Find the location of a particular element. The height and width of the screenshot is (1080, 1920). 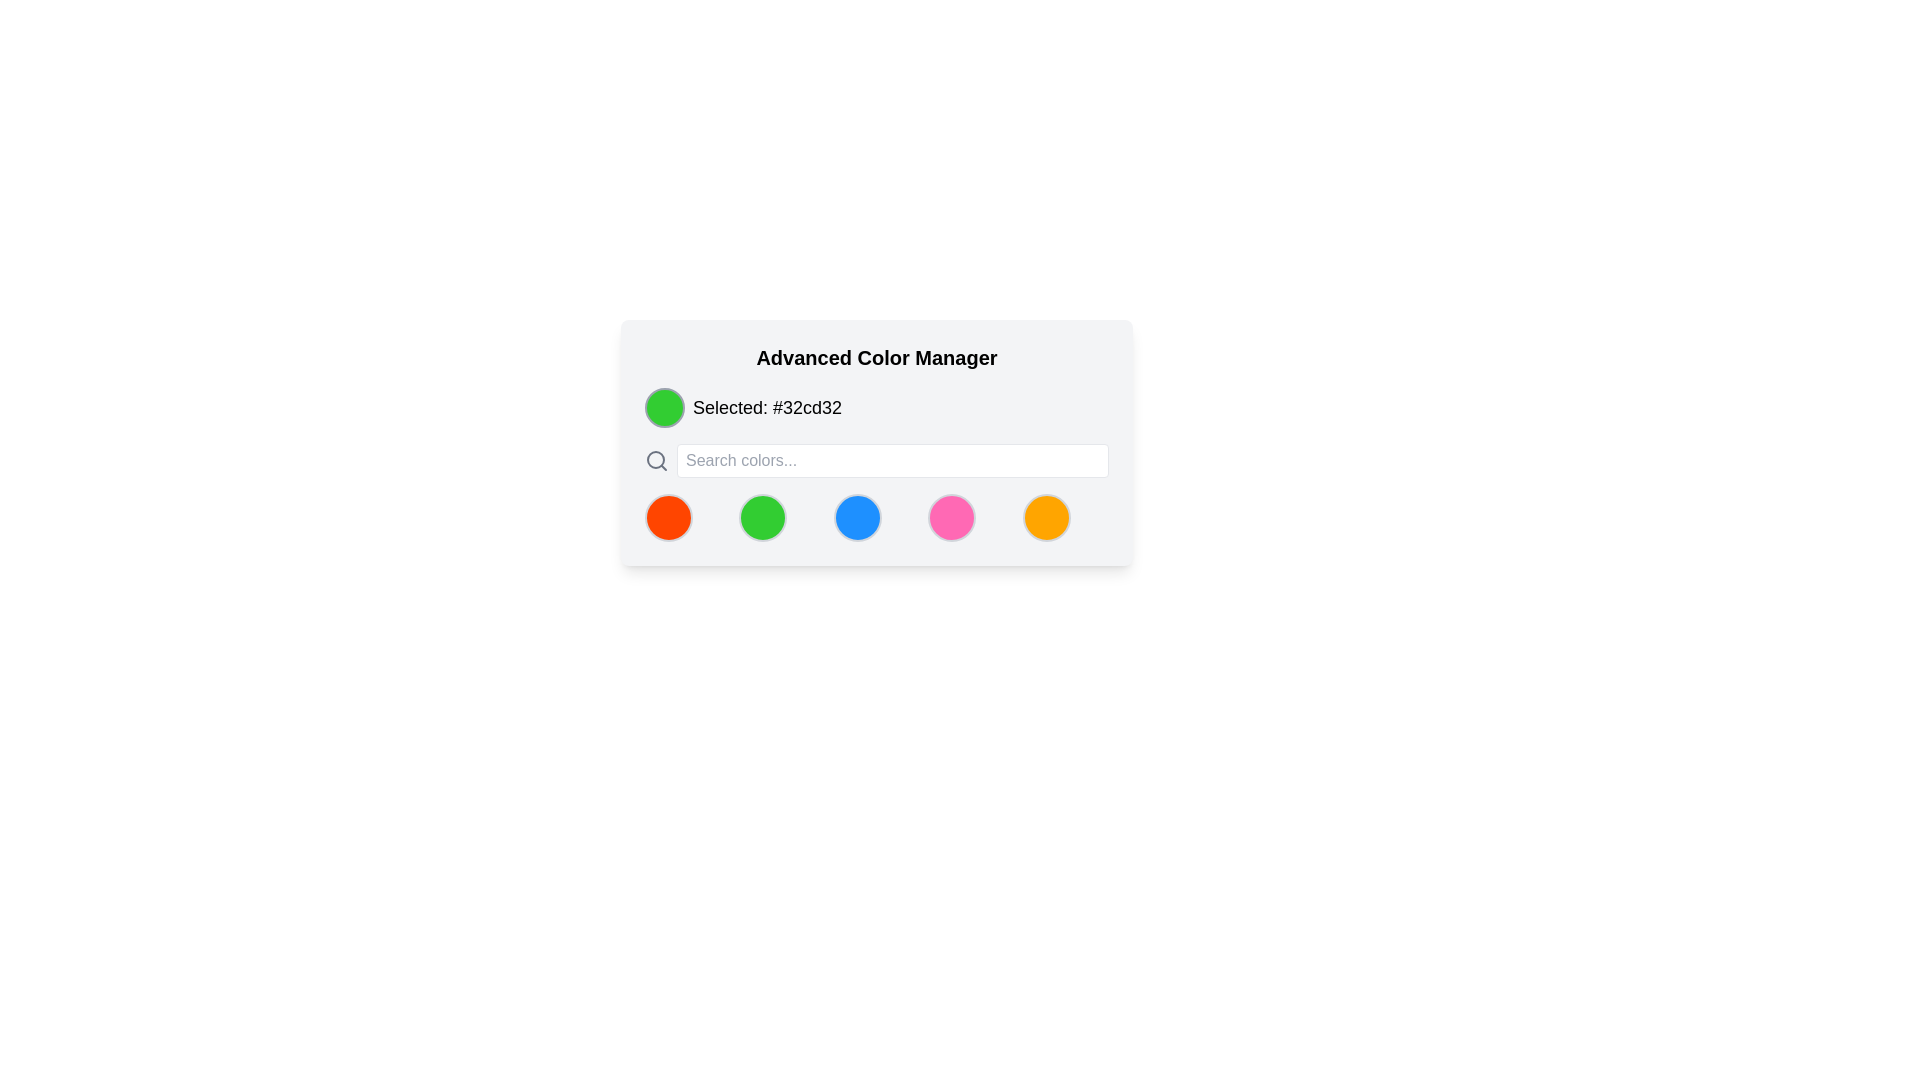

color information from the static text label displaying 'Selected: #32cd32', which is located next to a green circular color indicator in the 'Advanced Color Manager' panel is located at coordinates (766, 407).